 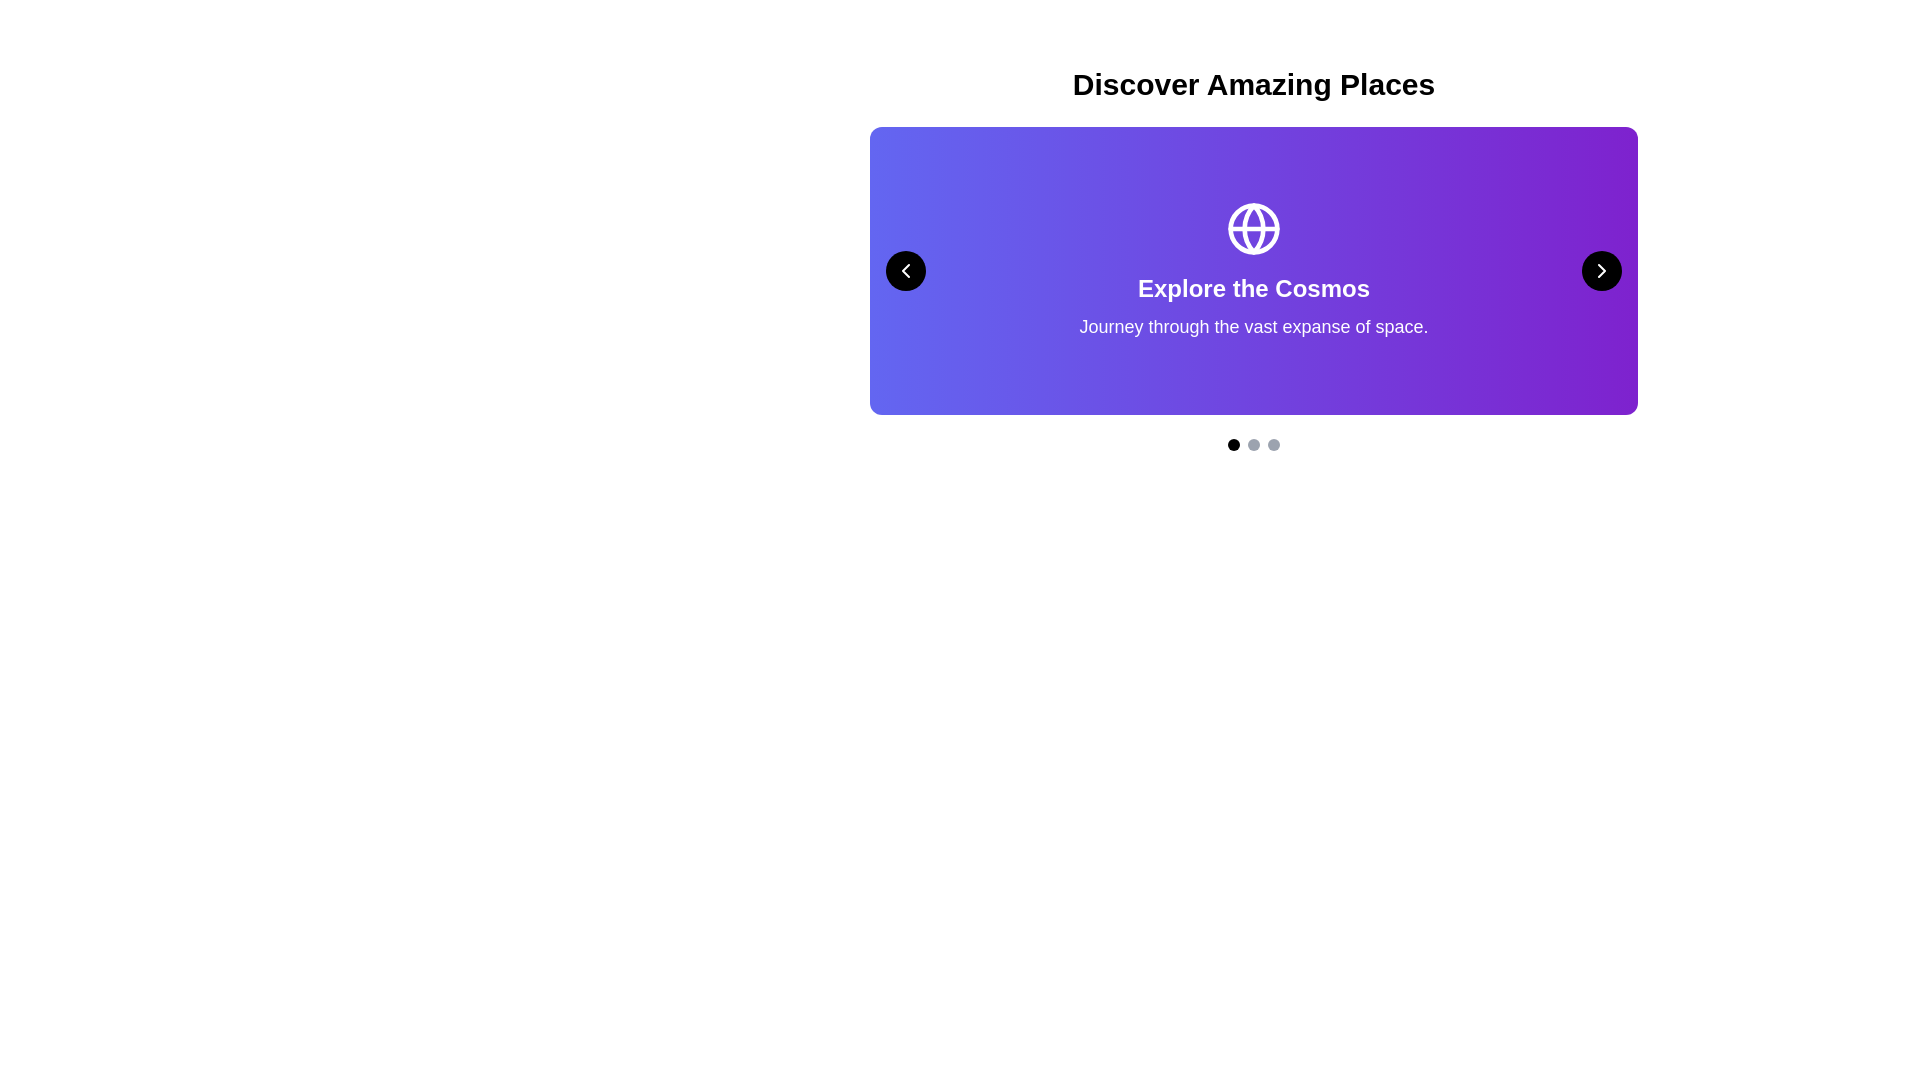 I want to click on the circular button with a black background and a white rightward arrow icon, located on the right side of the carousel, and activate it, so click(x=1602, y=270).